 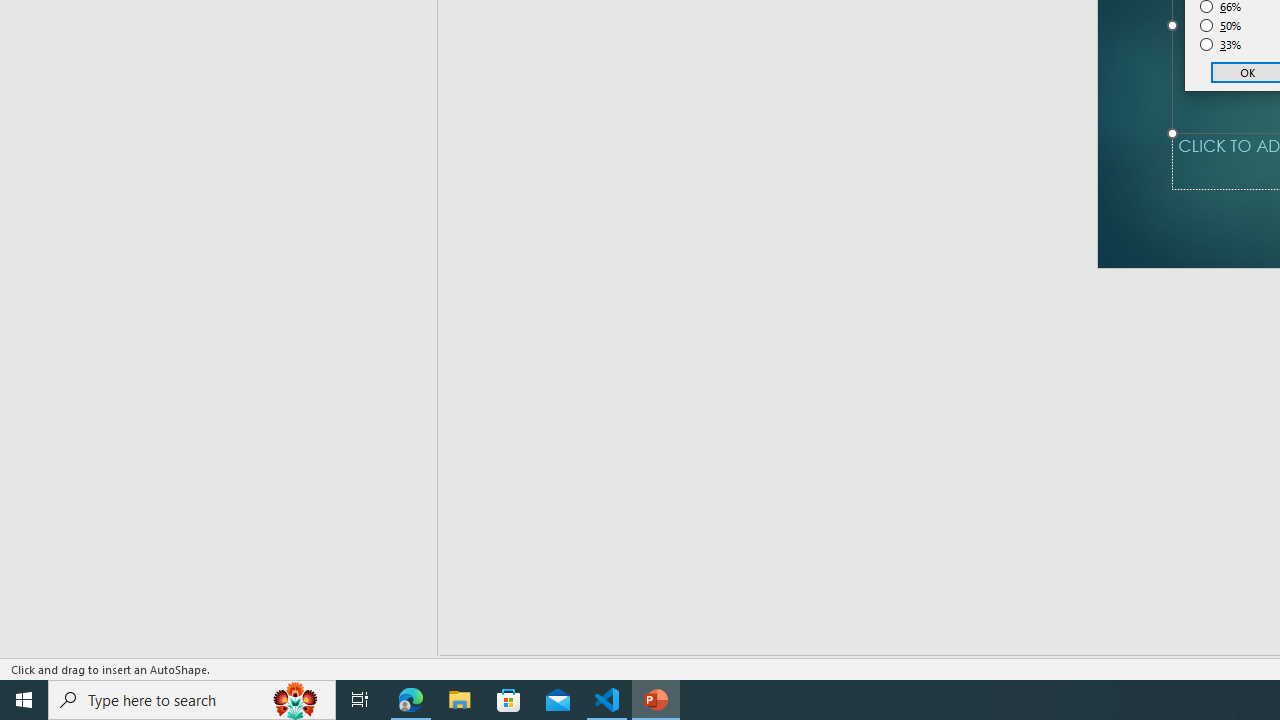 I want to click on '50%', so click(x=1220, y=25).